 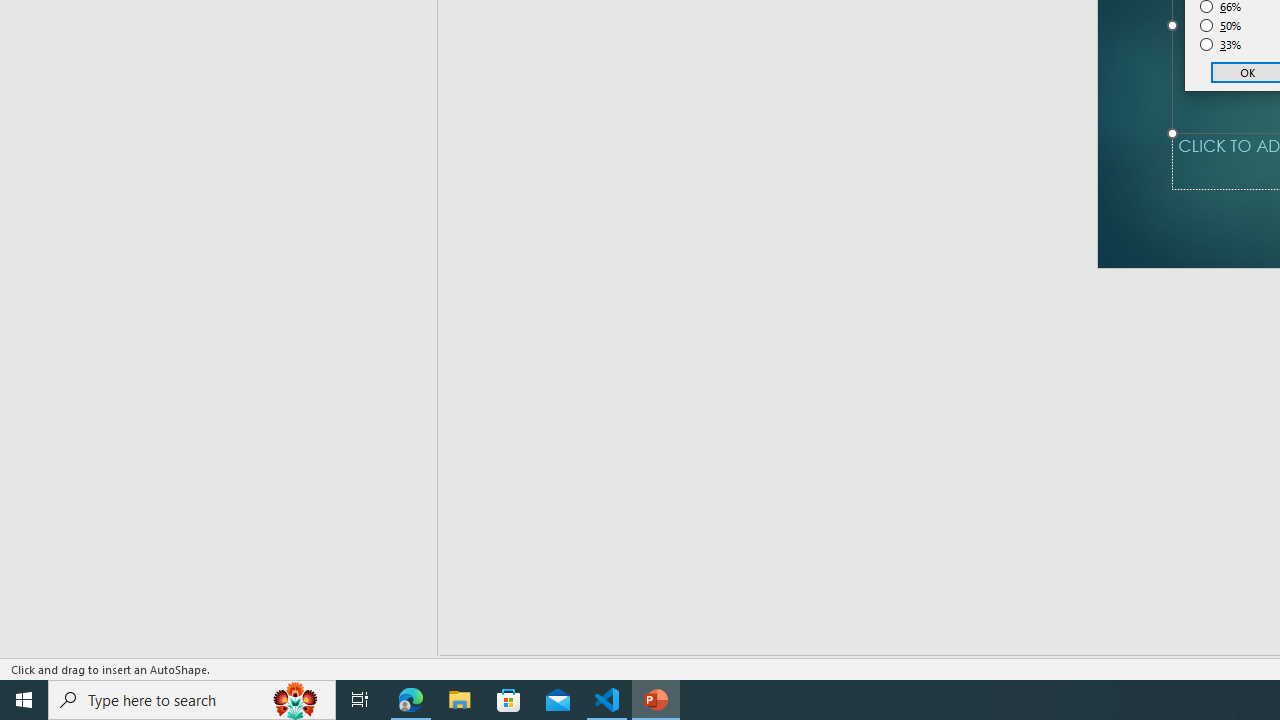 I want to click on '50%', so click(x=1220, y=25).